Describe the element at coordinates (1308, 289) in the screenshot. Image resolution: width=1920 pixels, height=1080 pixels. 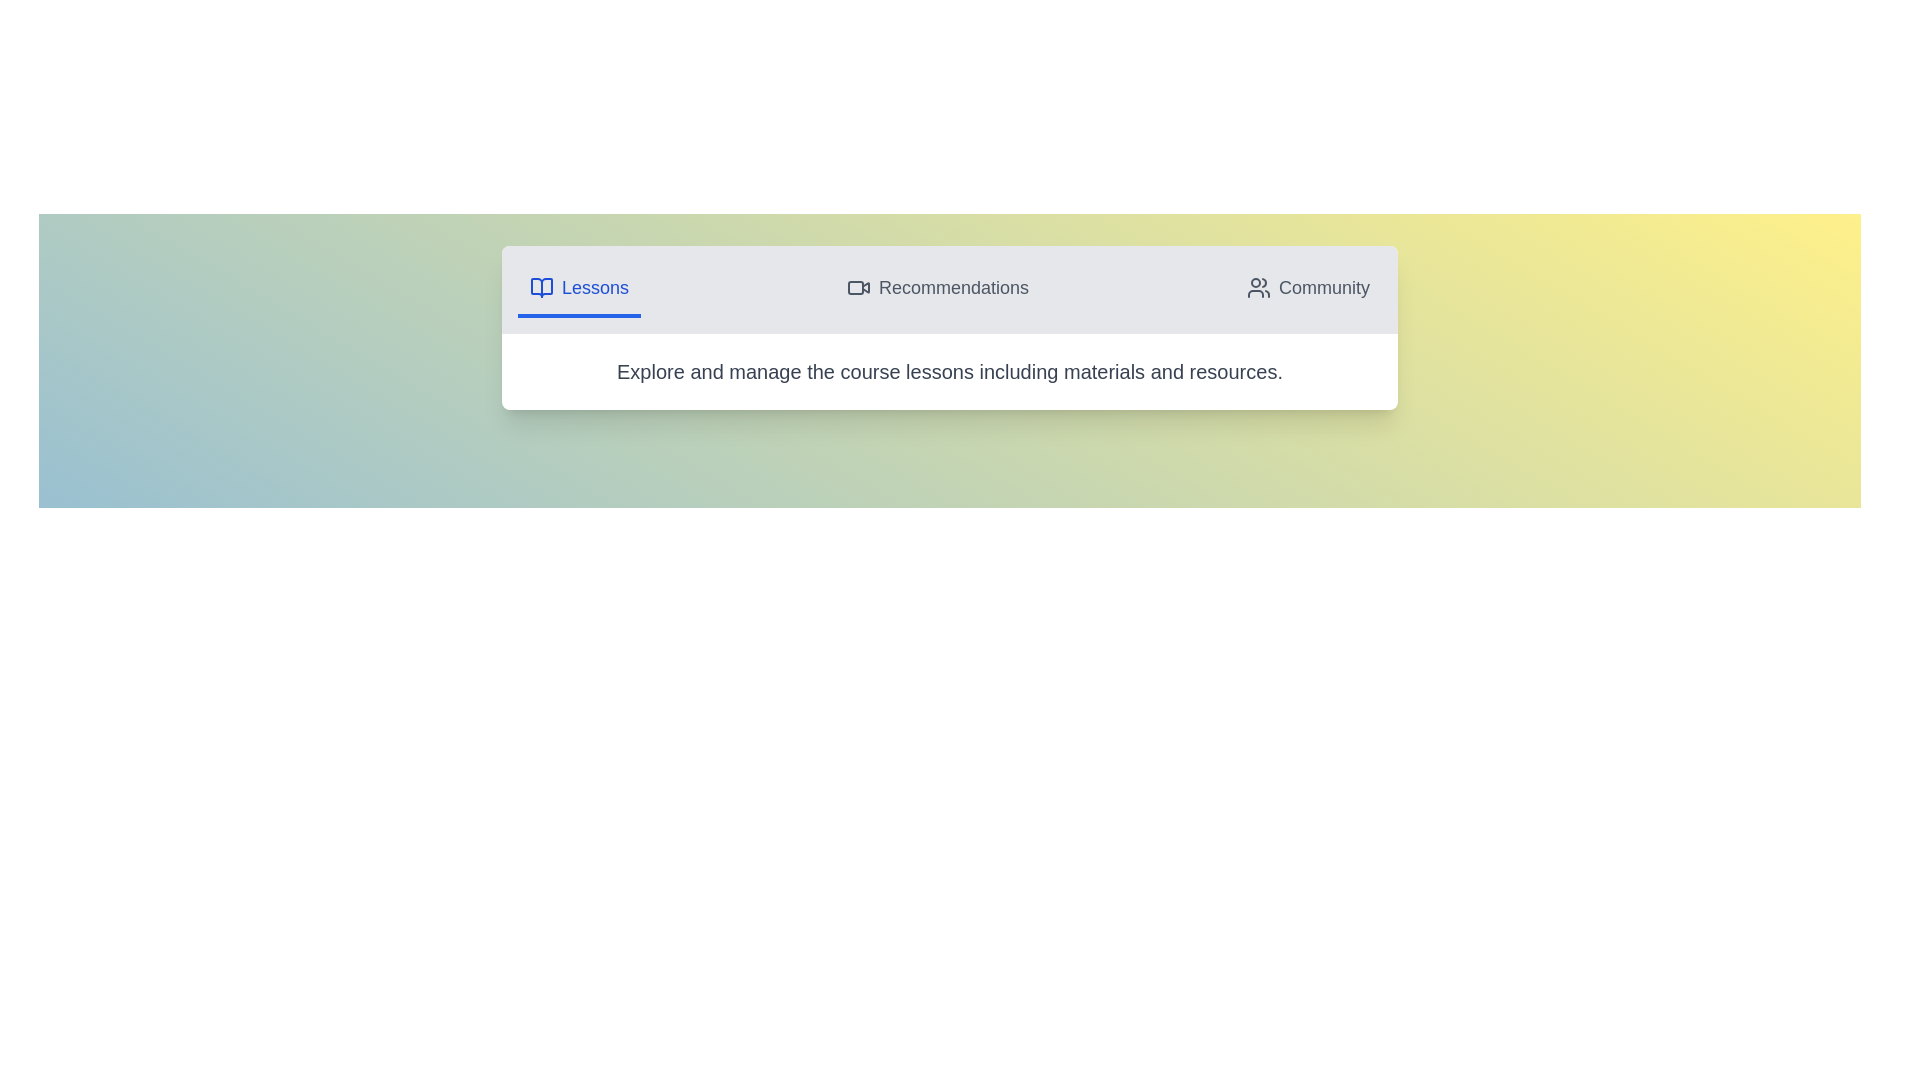
I see `the Community tab by clicking on its icon` at that location.